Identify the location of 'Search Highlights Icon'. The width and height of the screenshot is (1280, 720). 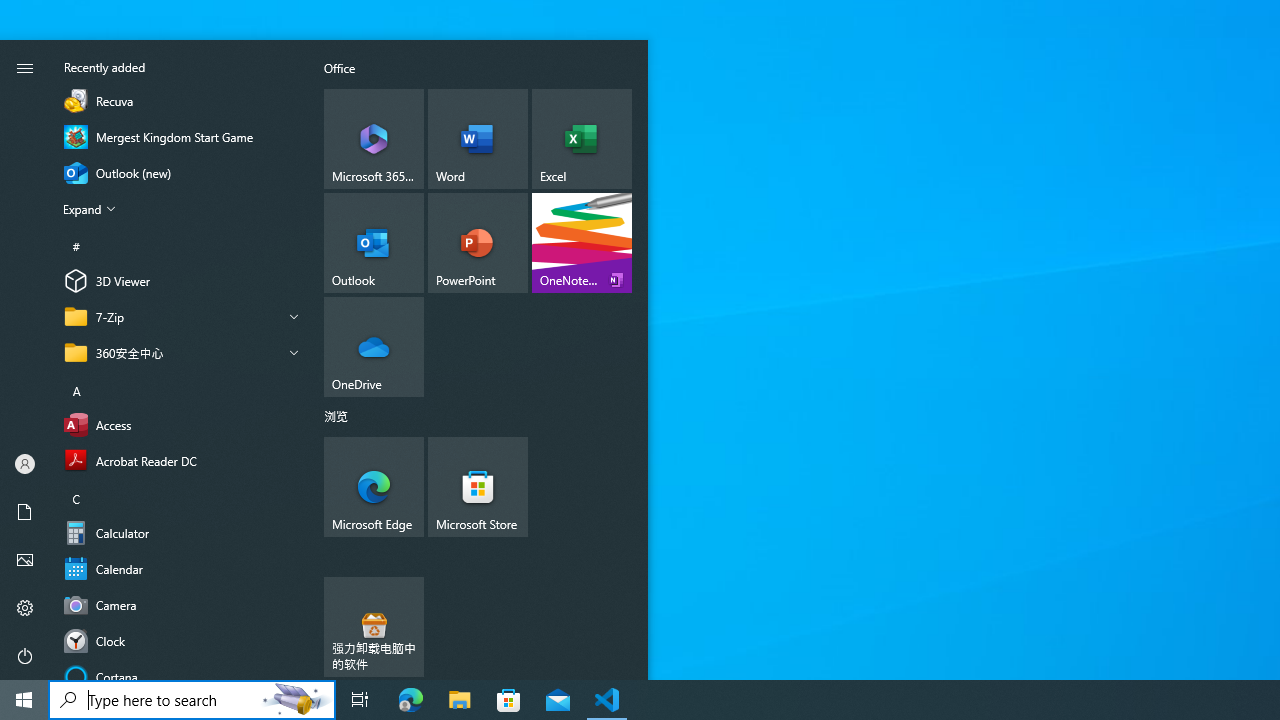
(294, 698).